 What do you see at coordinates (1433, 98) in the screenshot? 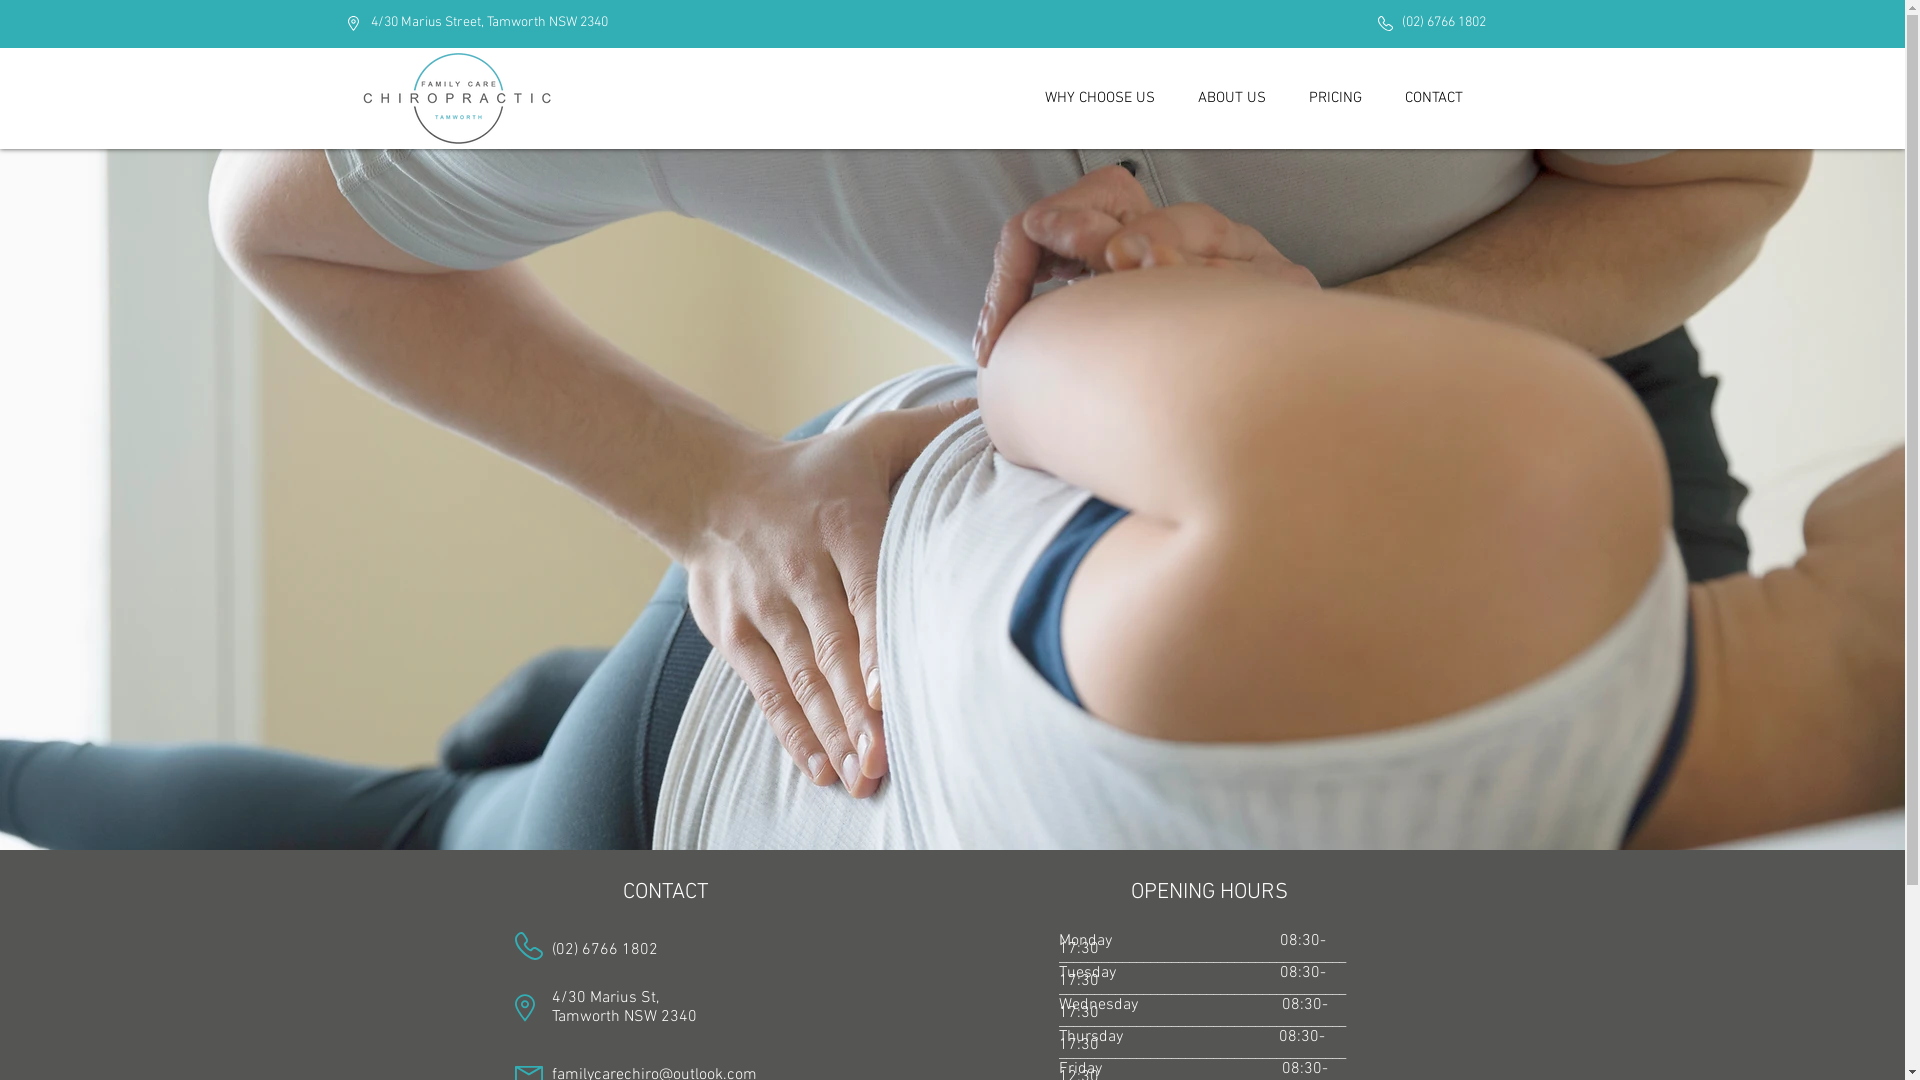
I see `'CONTACT'` at bounding box center [1433, 98].